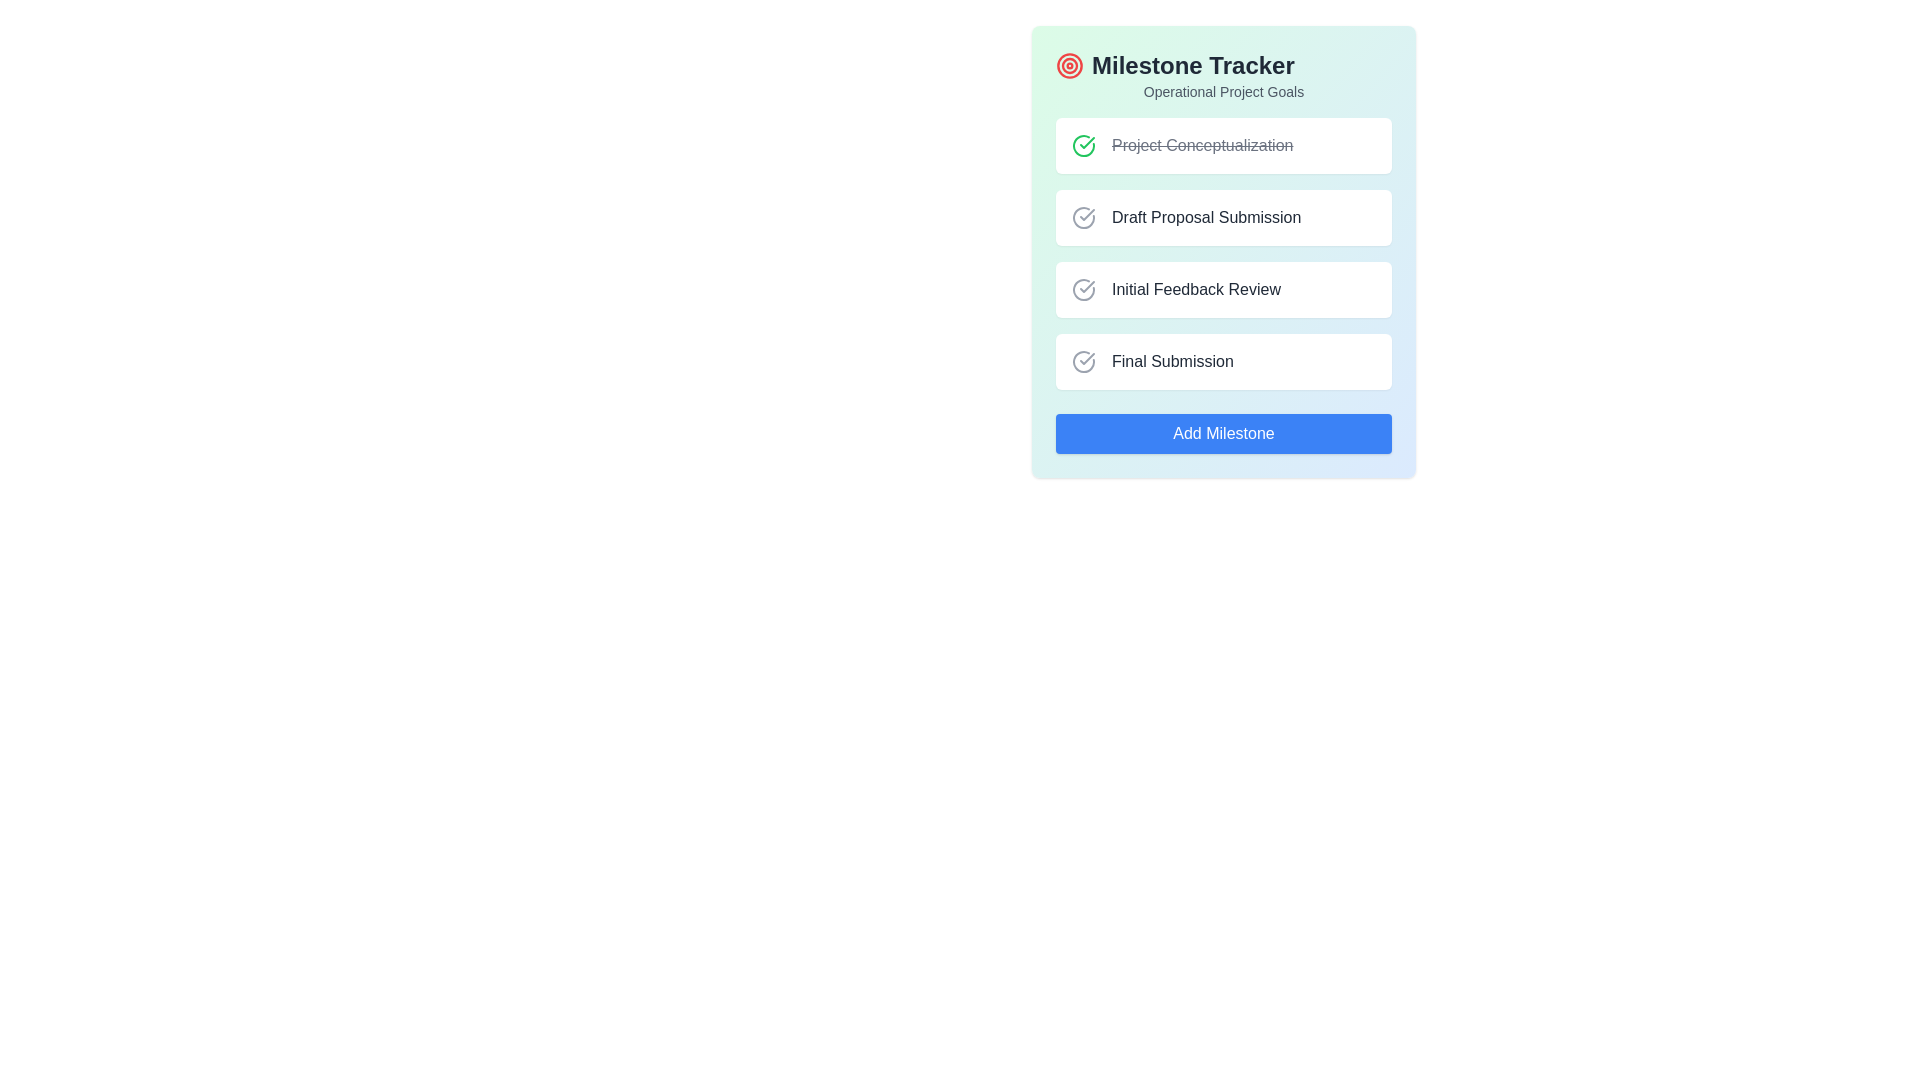 This screenshot has width=1920, height=1080. Describe the element at coordinates (1083, 289) in the screenshot. I see `the status indicator icon` at that location.